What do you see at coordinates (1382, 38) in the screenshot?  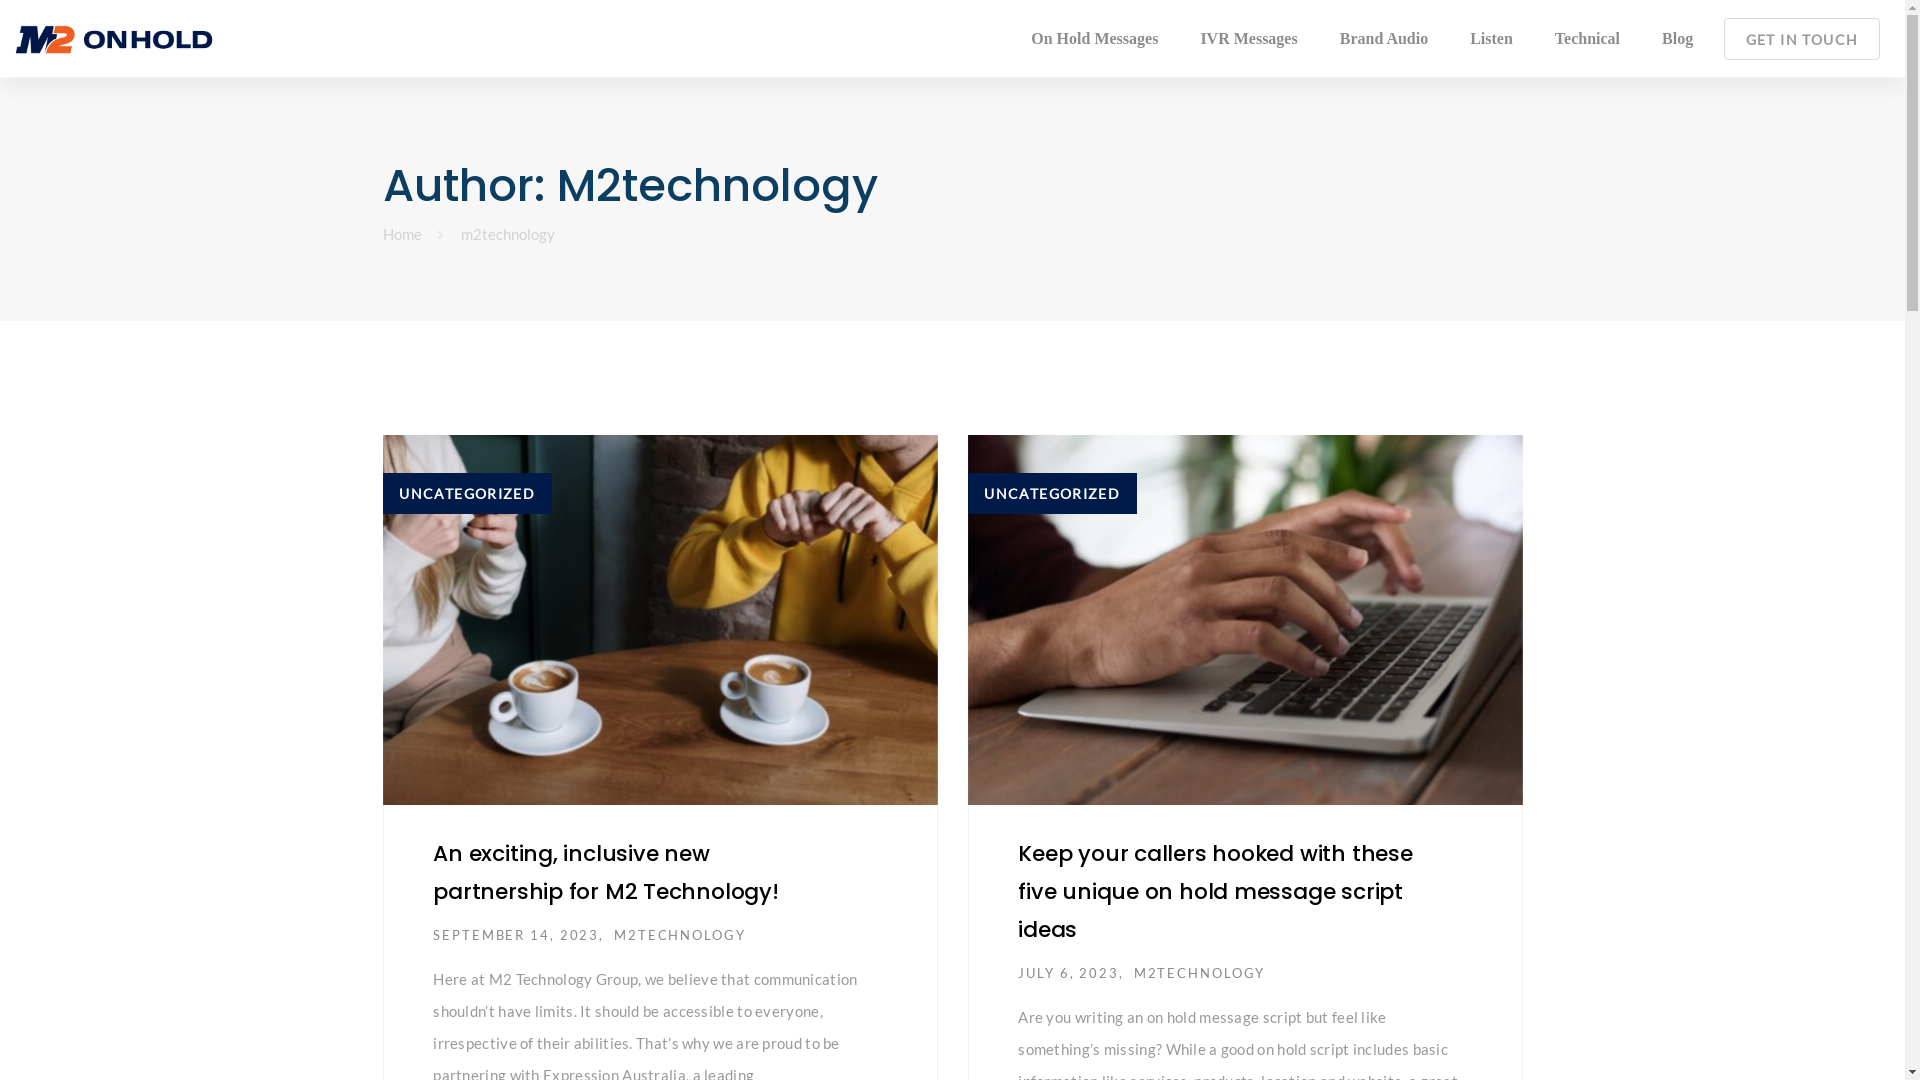 I see `'Brand Audio'` at bounding box center [1382, 38].